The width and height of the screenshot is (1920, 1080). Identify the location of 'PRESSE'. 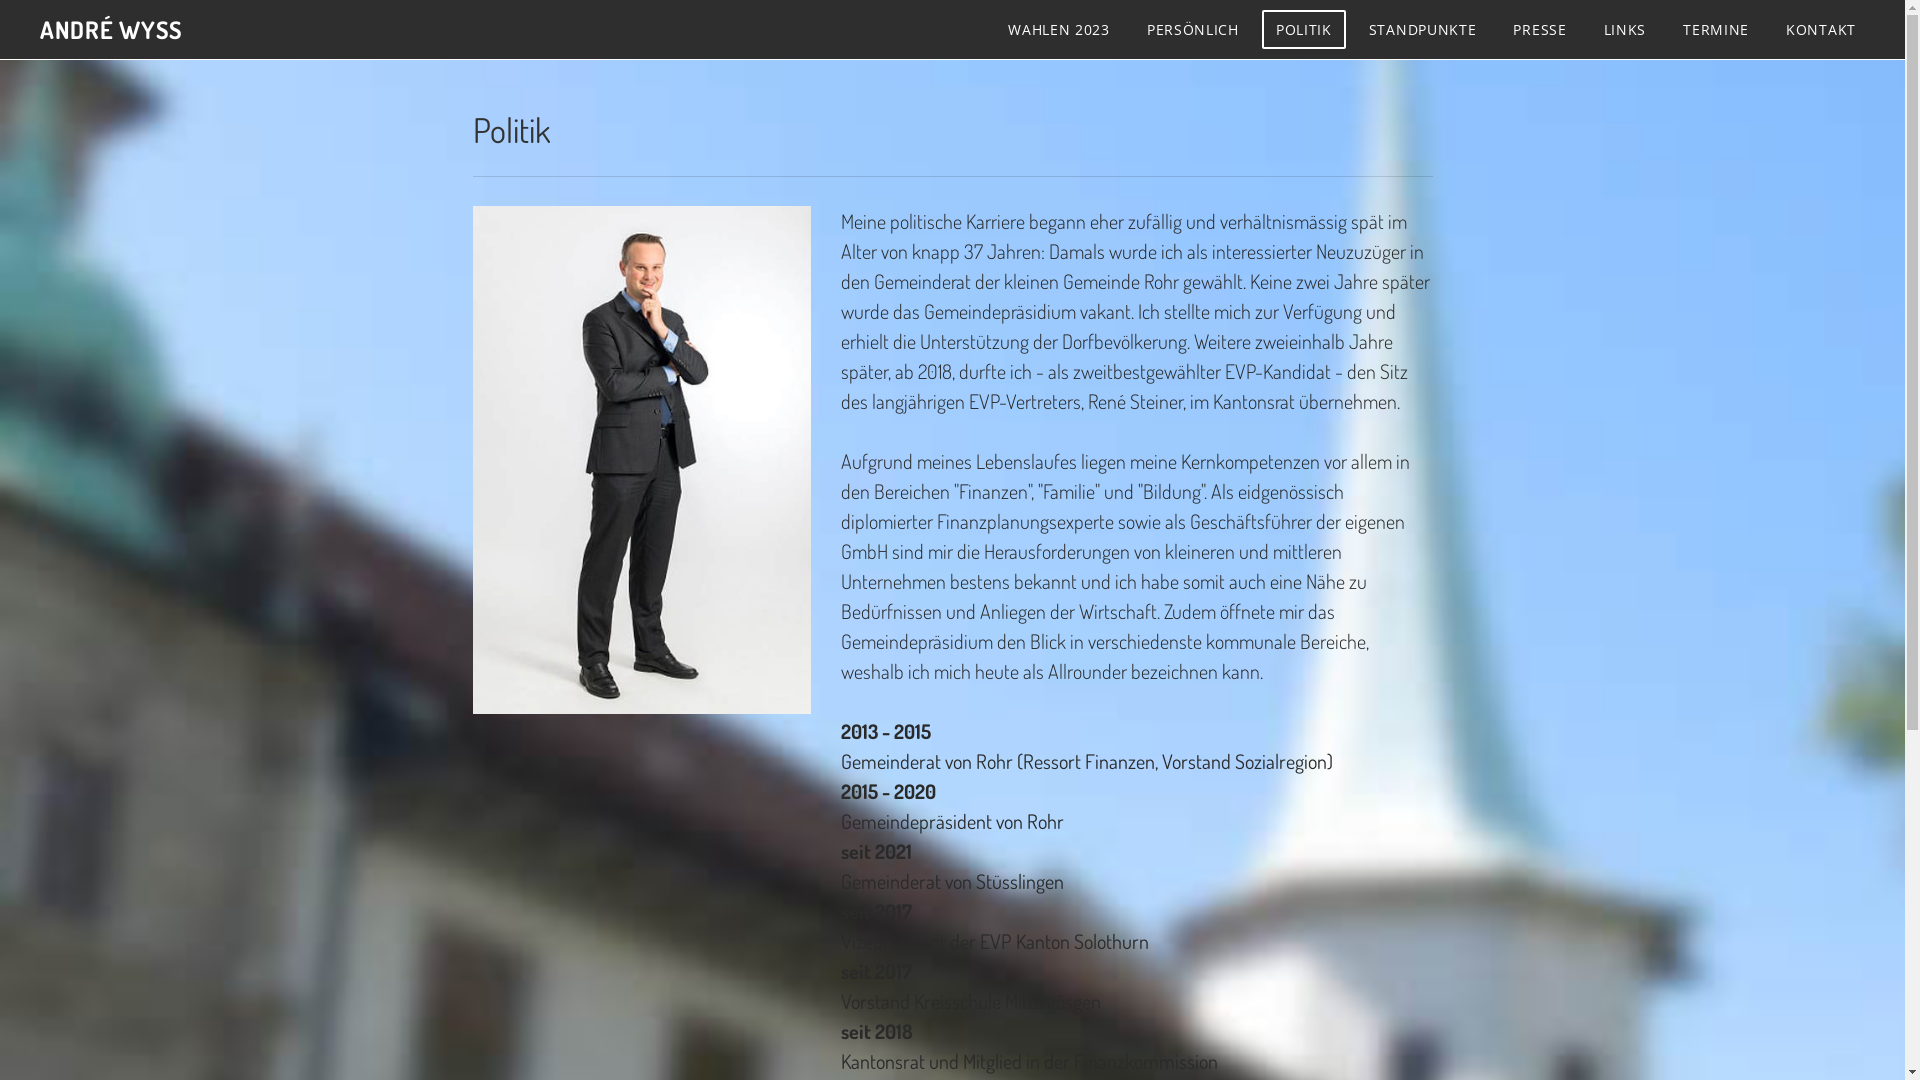
(1538, 29).